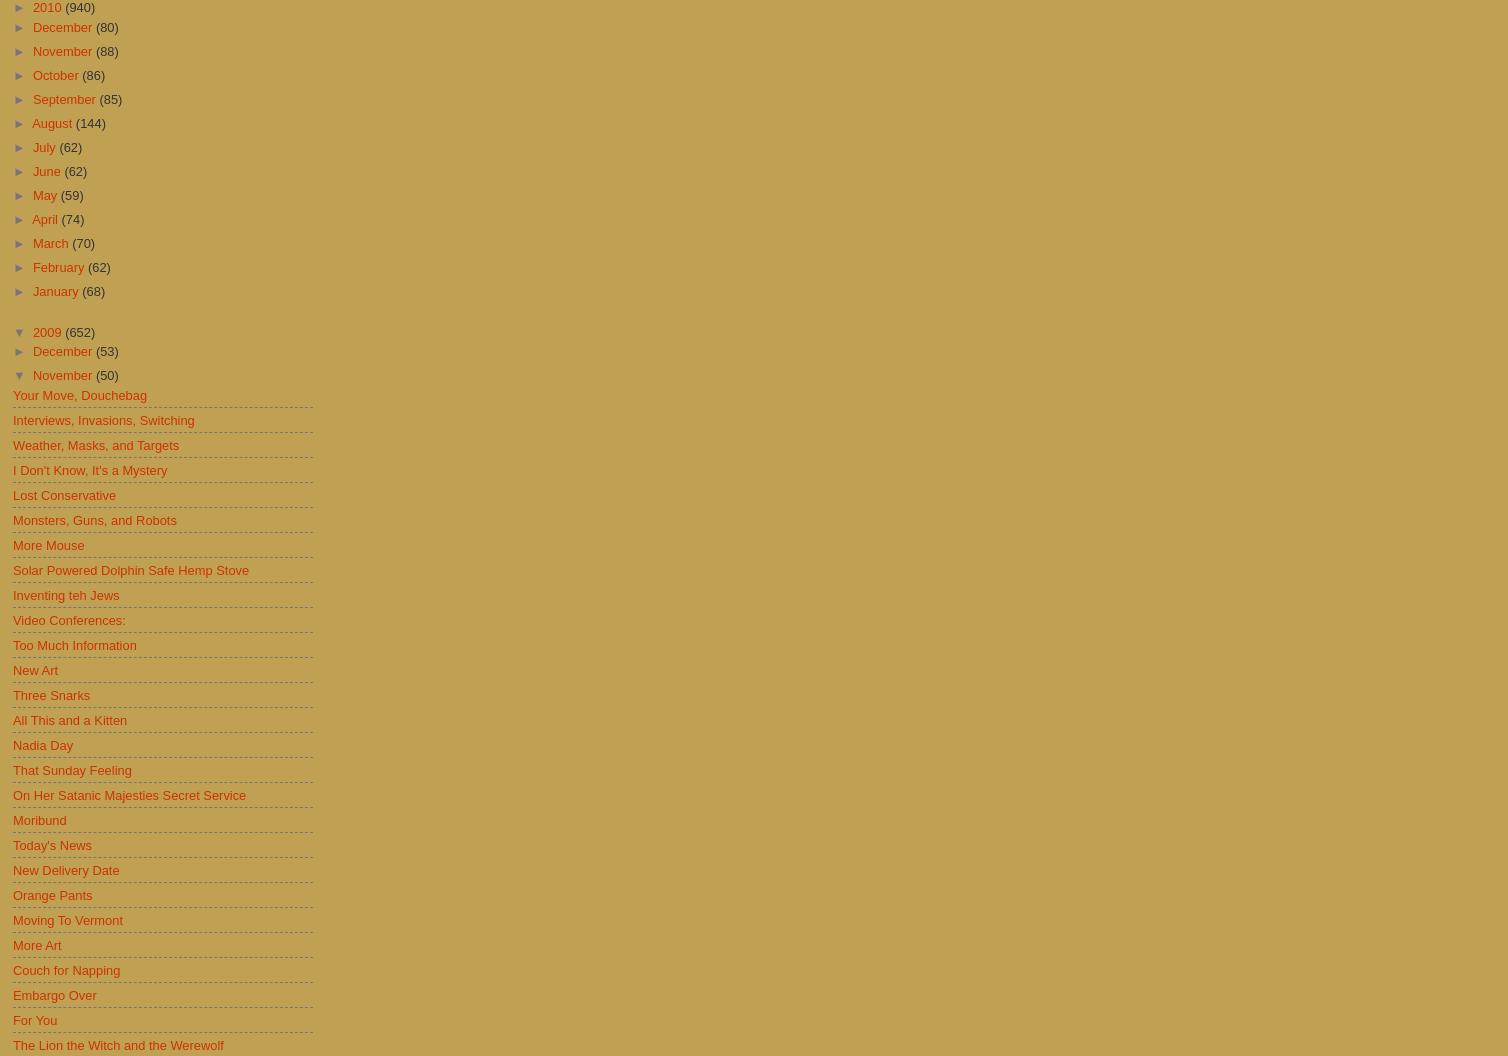 The image size is (1508, 1056). I want to click on 'Nadia Day', so click(42, 743).